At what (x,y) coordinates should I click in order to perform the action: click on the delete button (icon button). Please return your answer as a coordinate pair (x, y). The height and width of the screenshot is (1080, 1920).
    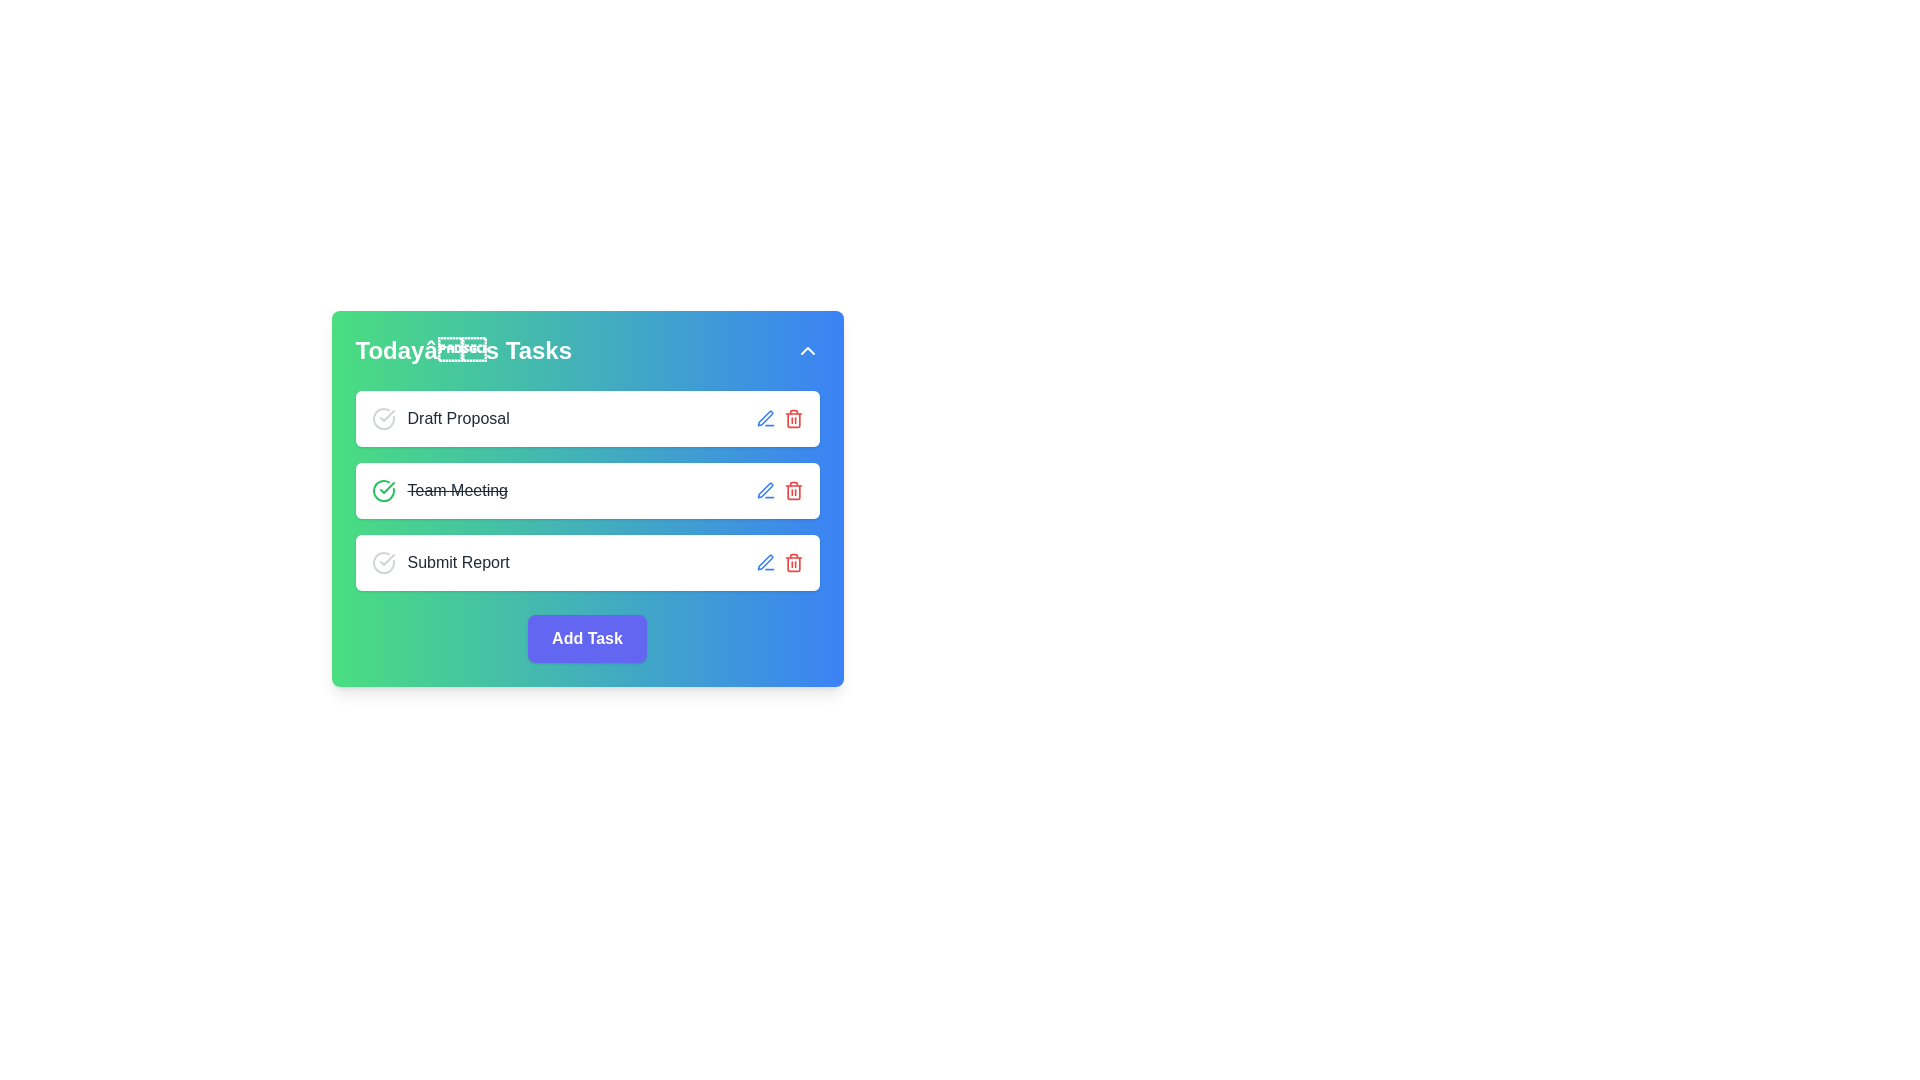
    Looking at the image, I should click on (792, 418).